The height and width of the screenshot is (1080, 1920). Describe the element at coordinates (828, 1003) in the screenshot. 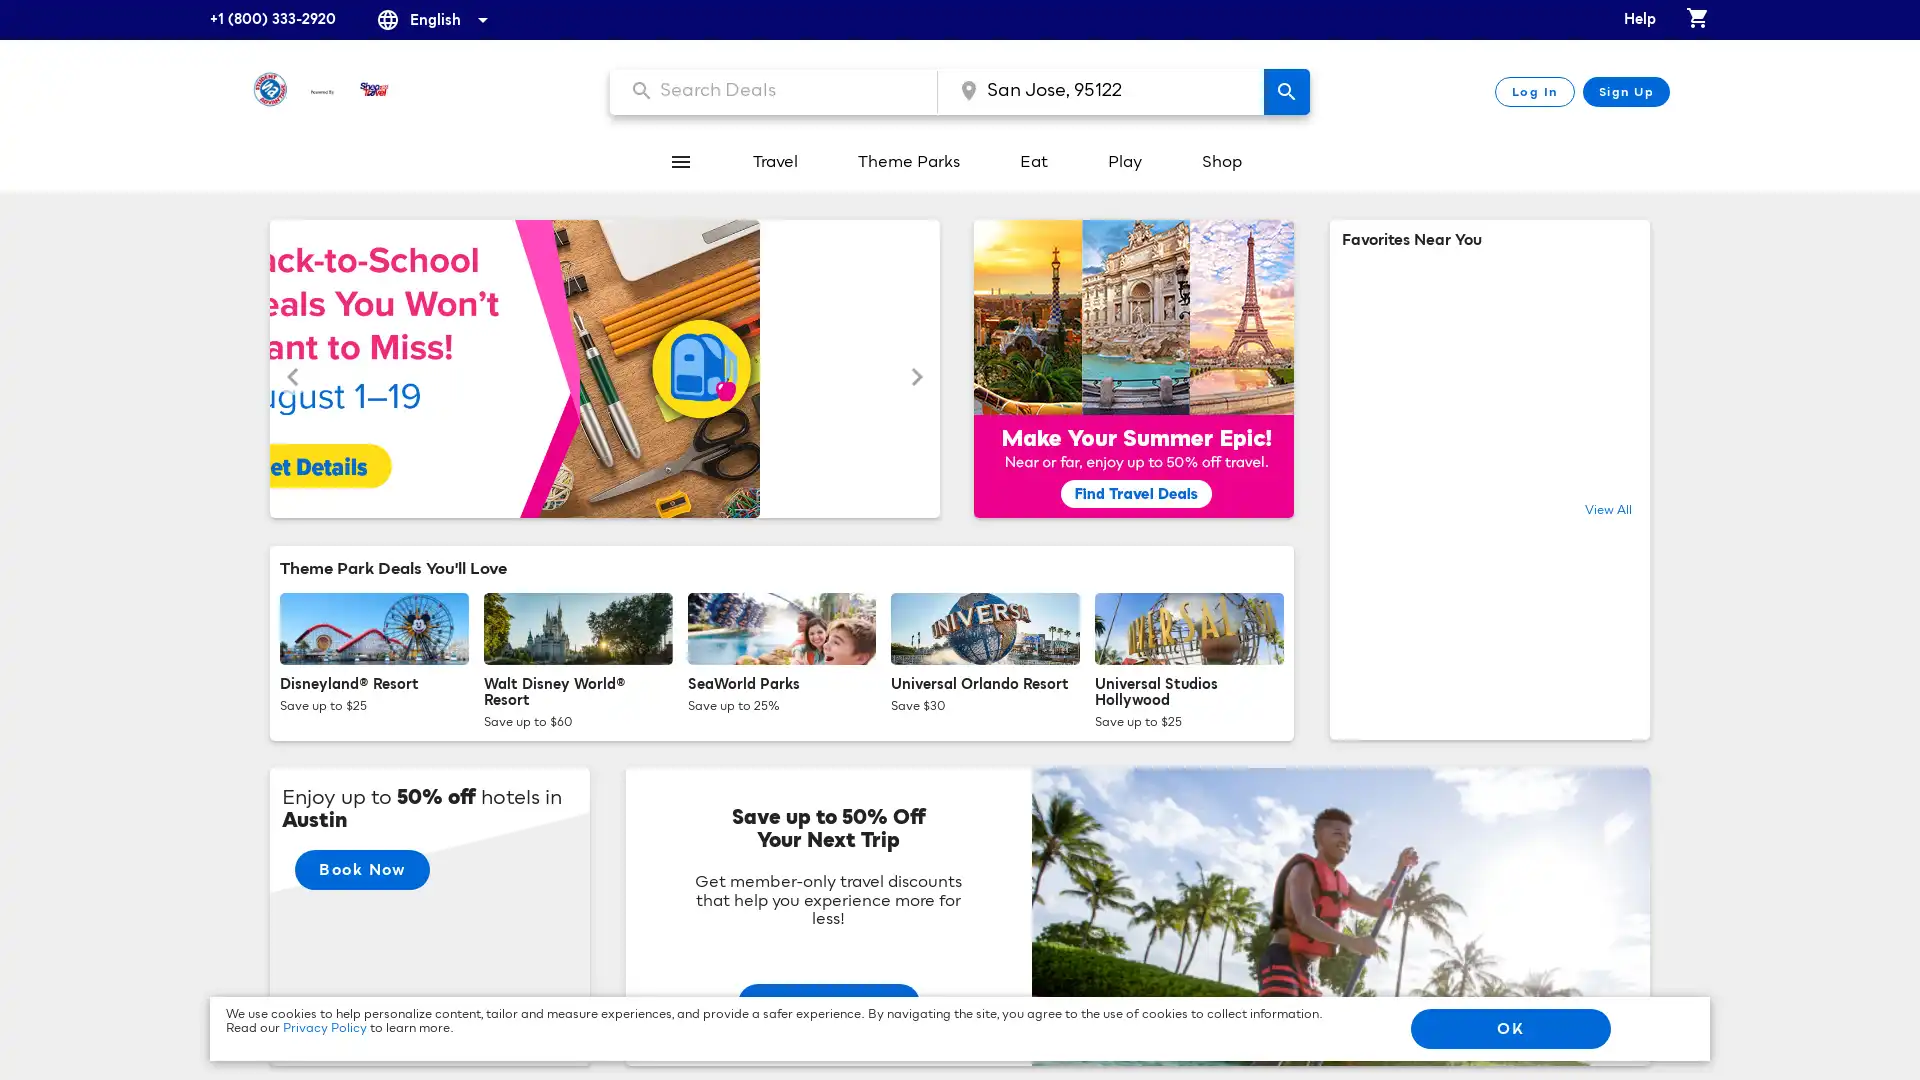

I see `Start Planning!` at that location.